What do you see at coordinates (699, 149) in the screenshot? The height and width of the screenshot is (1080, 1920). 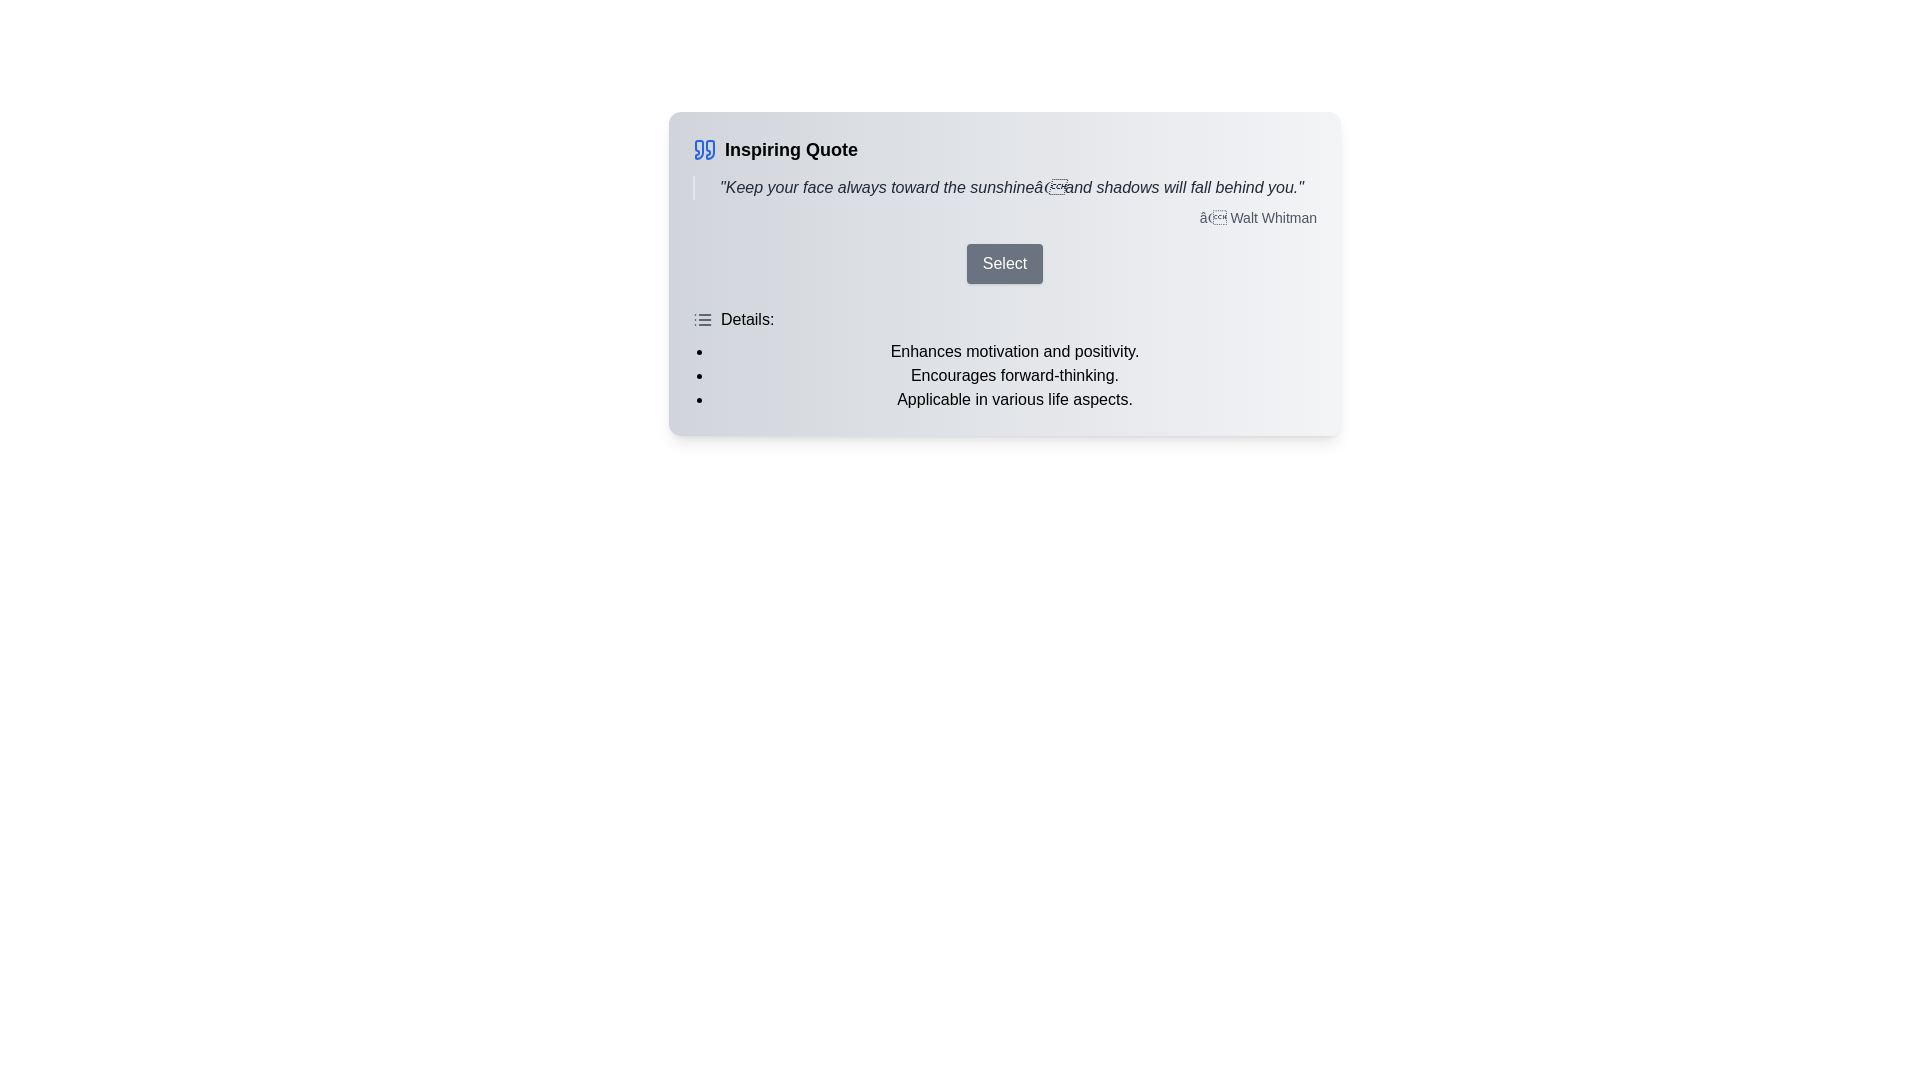 I see `the small blue icon resembling a quotation mark located in the top-left corner of the card under the title 'Inspiring Quote'` at bounding box center [699, 149].